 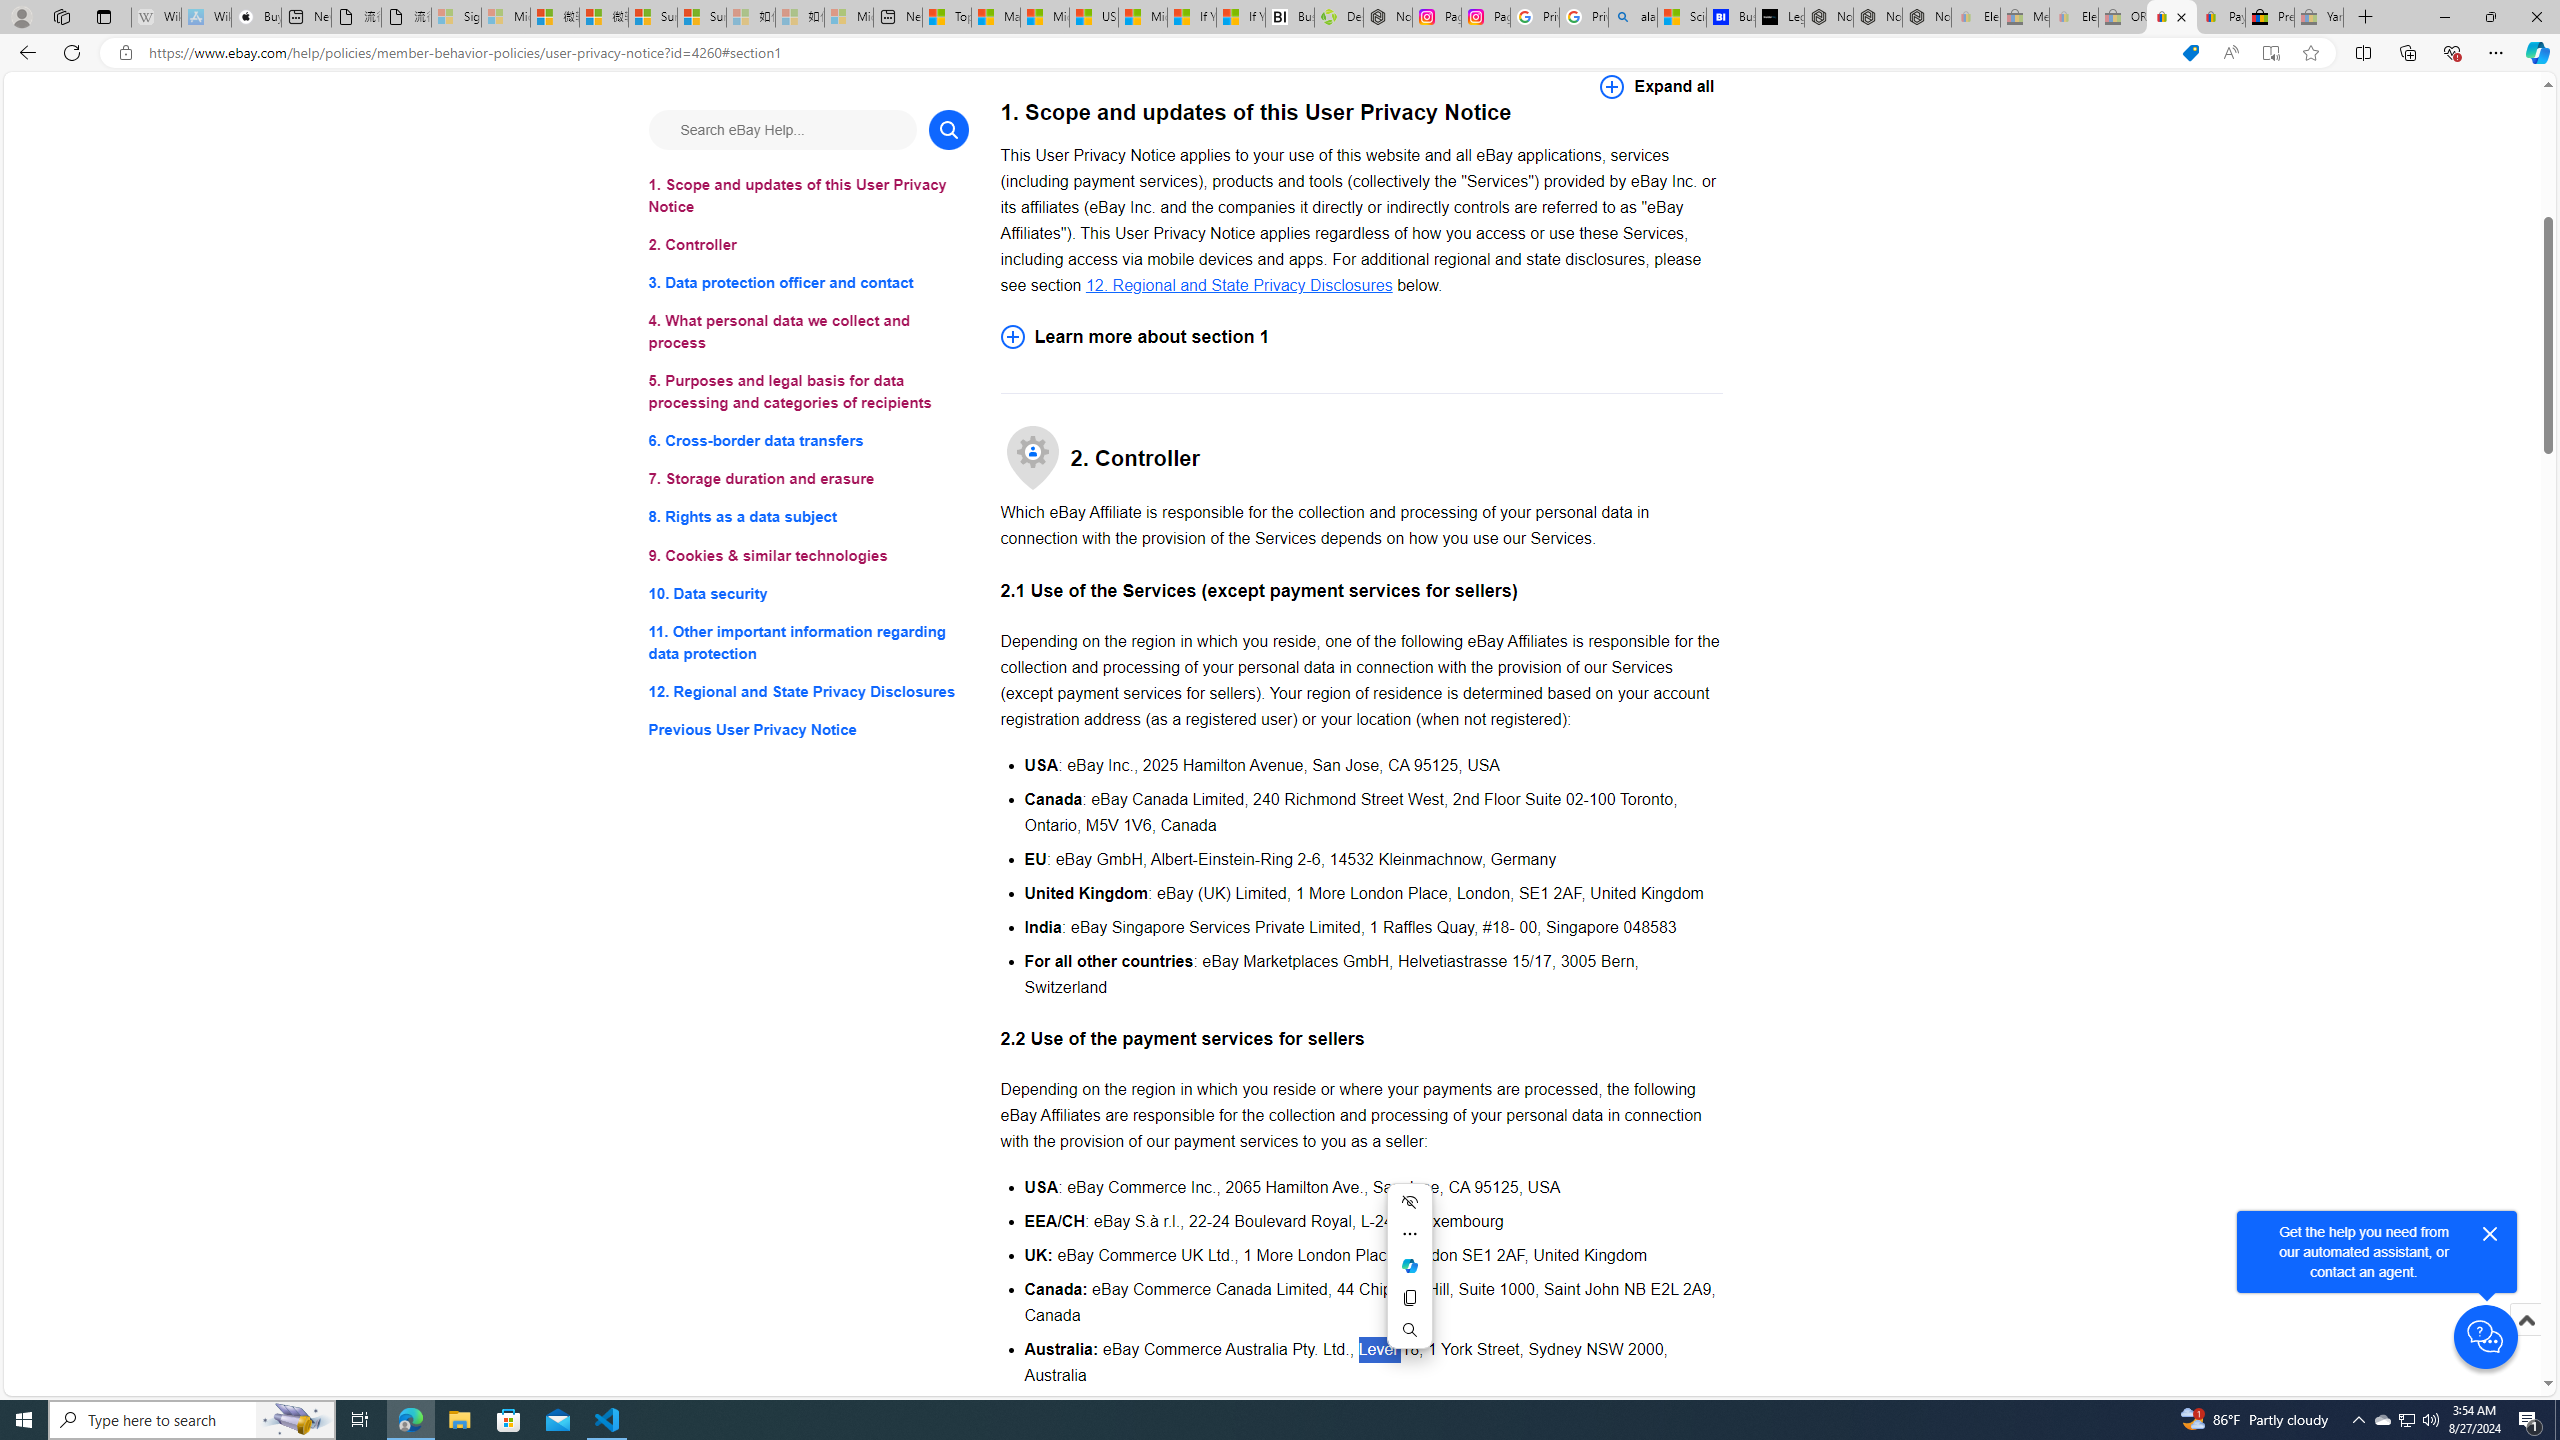 What do you see at coordinates (807, 195) in the screenshot?
I see `'1. Scope and updates of this User Privacy Notice'` at bounding box center [807, 195].